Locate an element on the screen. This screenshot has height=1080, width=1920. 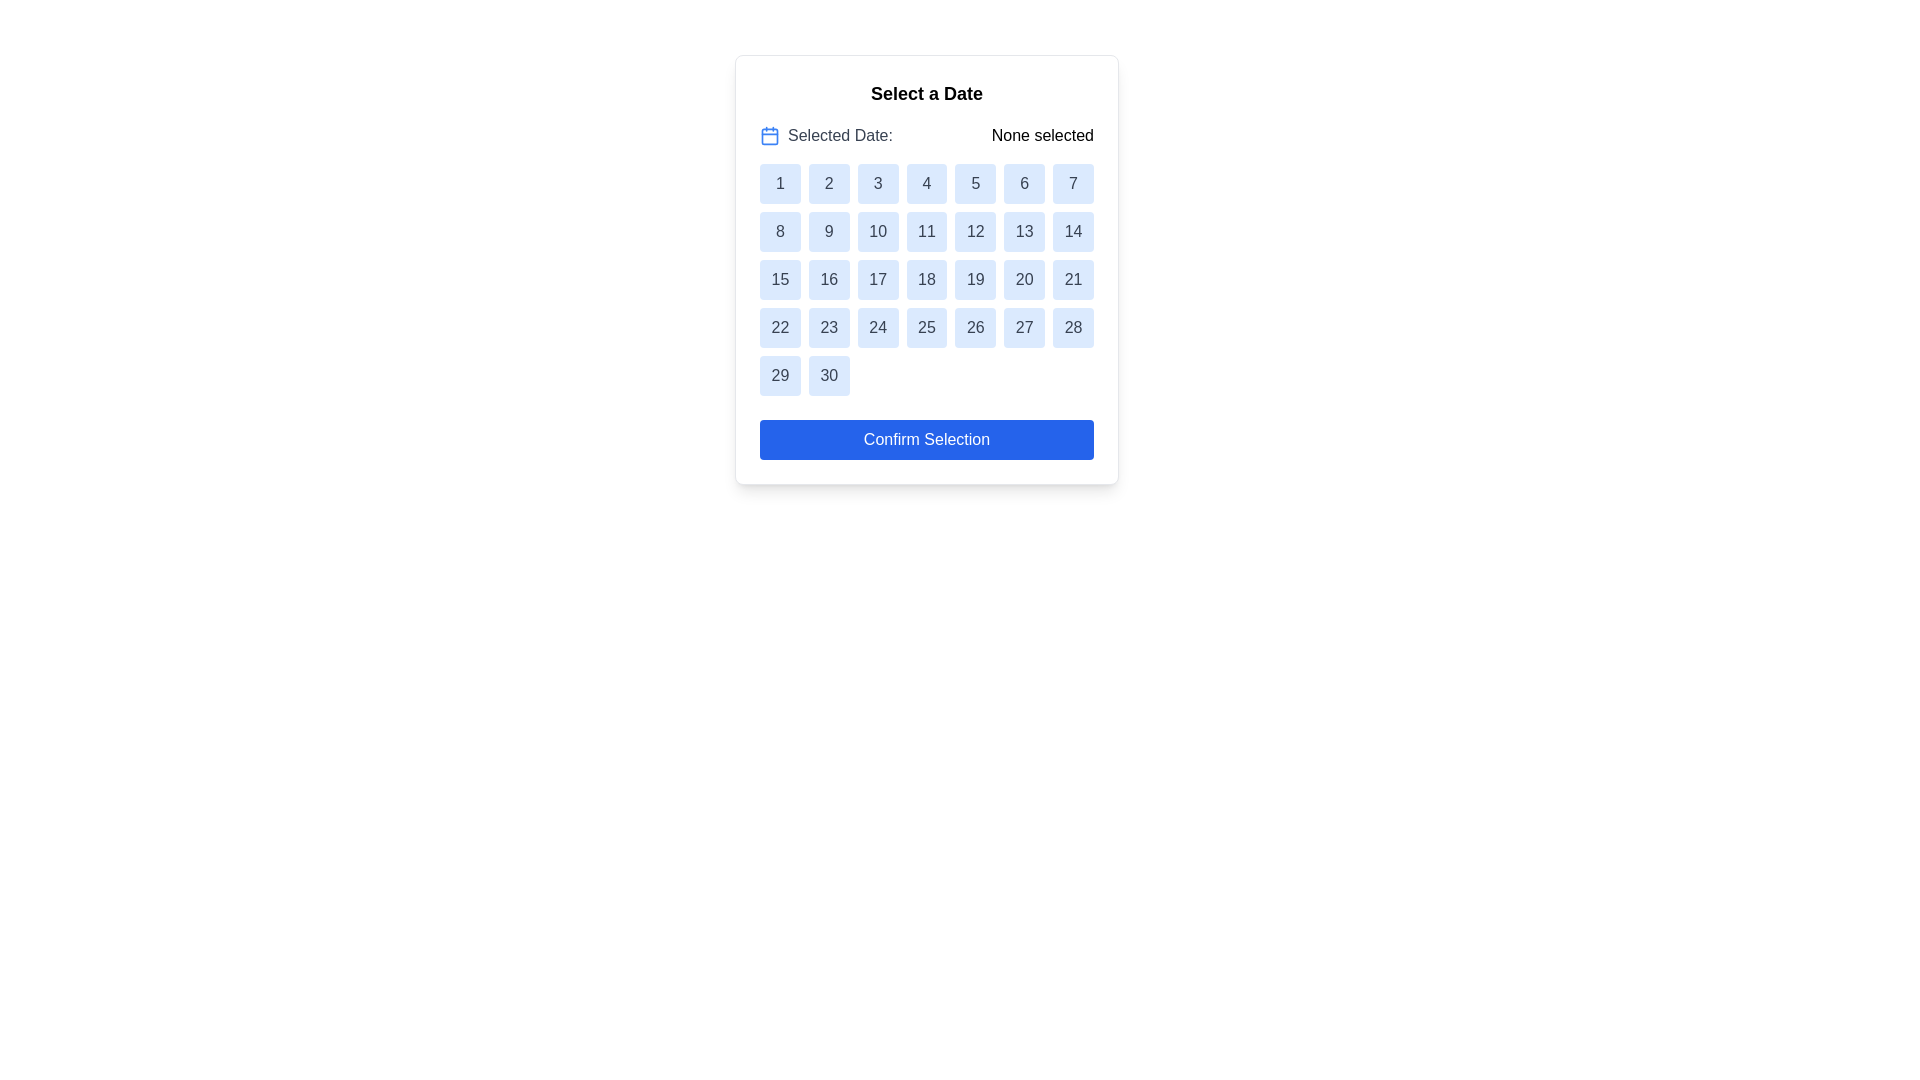
the date button representing the date '4' in the date selector is located at coordinates (925, 184).